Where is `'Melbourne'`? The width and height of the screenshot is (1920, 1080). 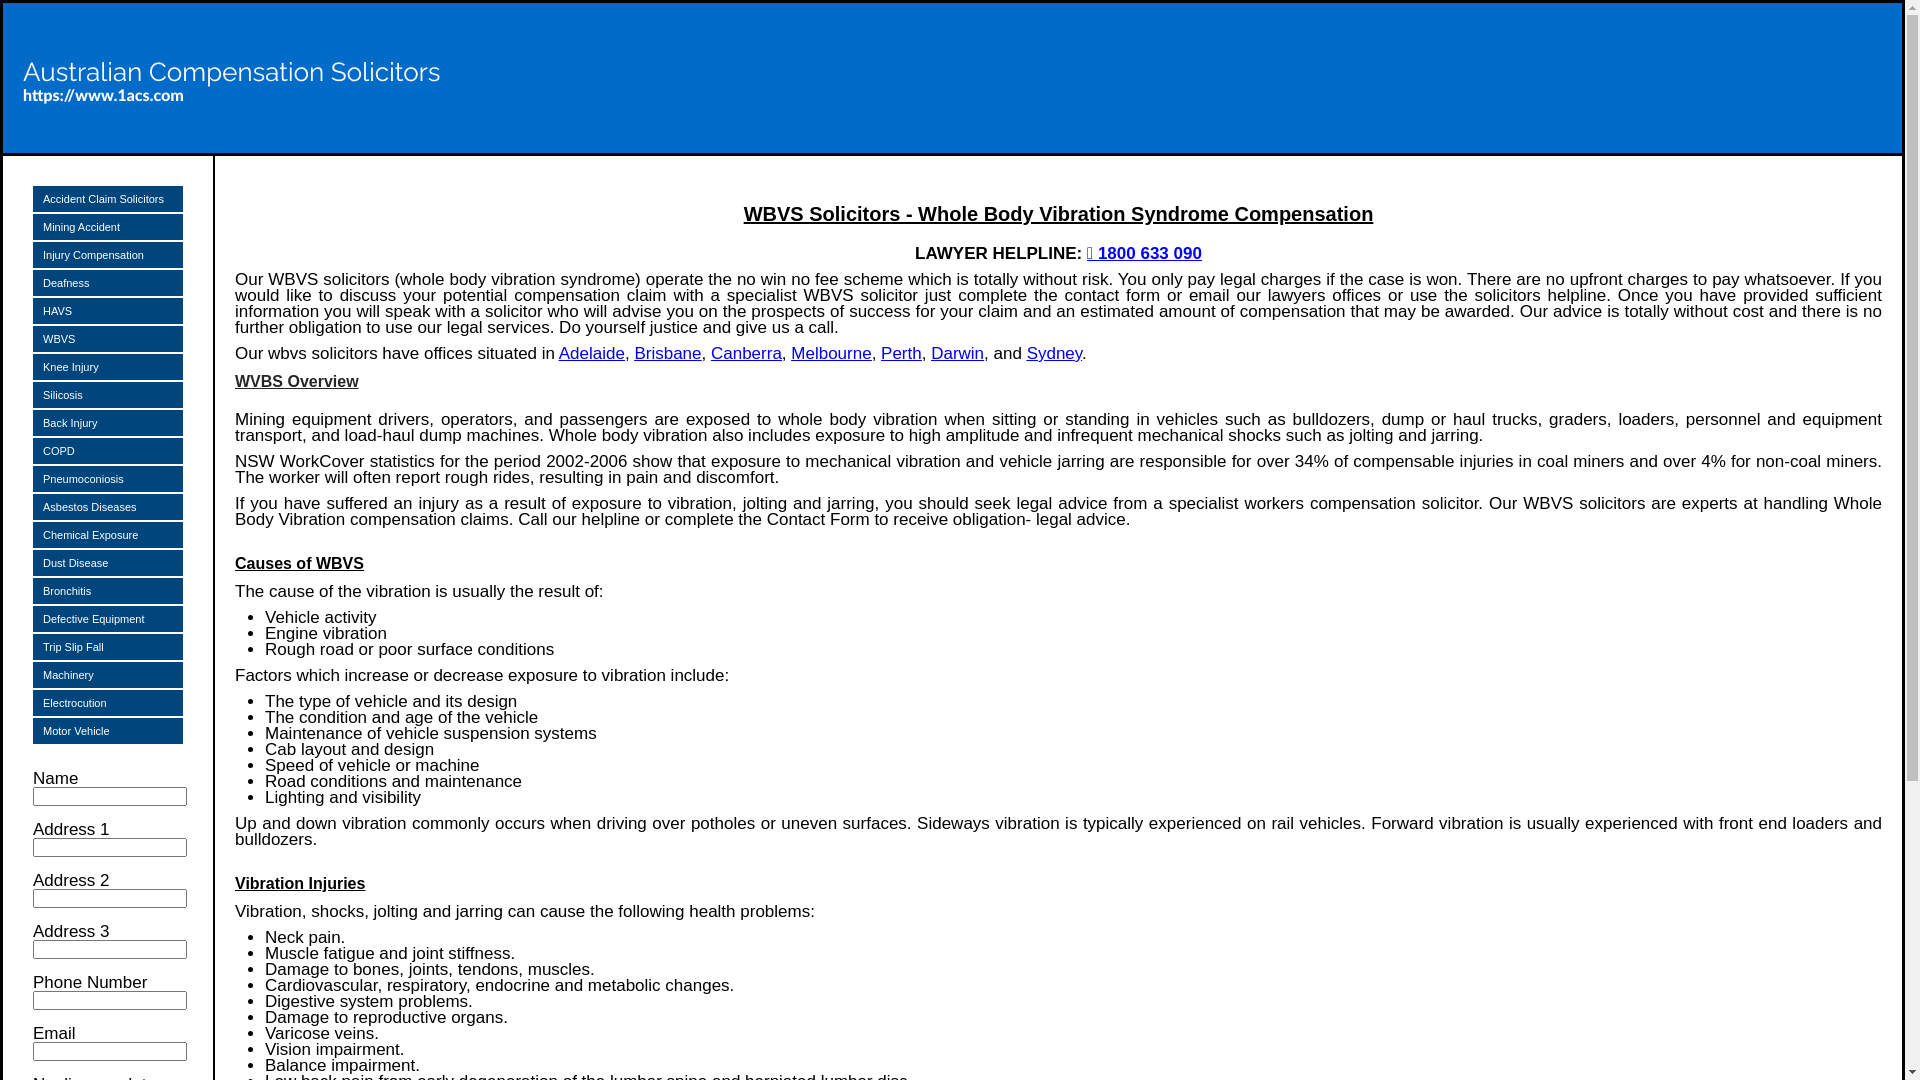
'Melbourne' is located at coordinates (830, 352).